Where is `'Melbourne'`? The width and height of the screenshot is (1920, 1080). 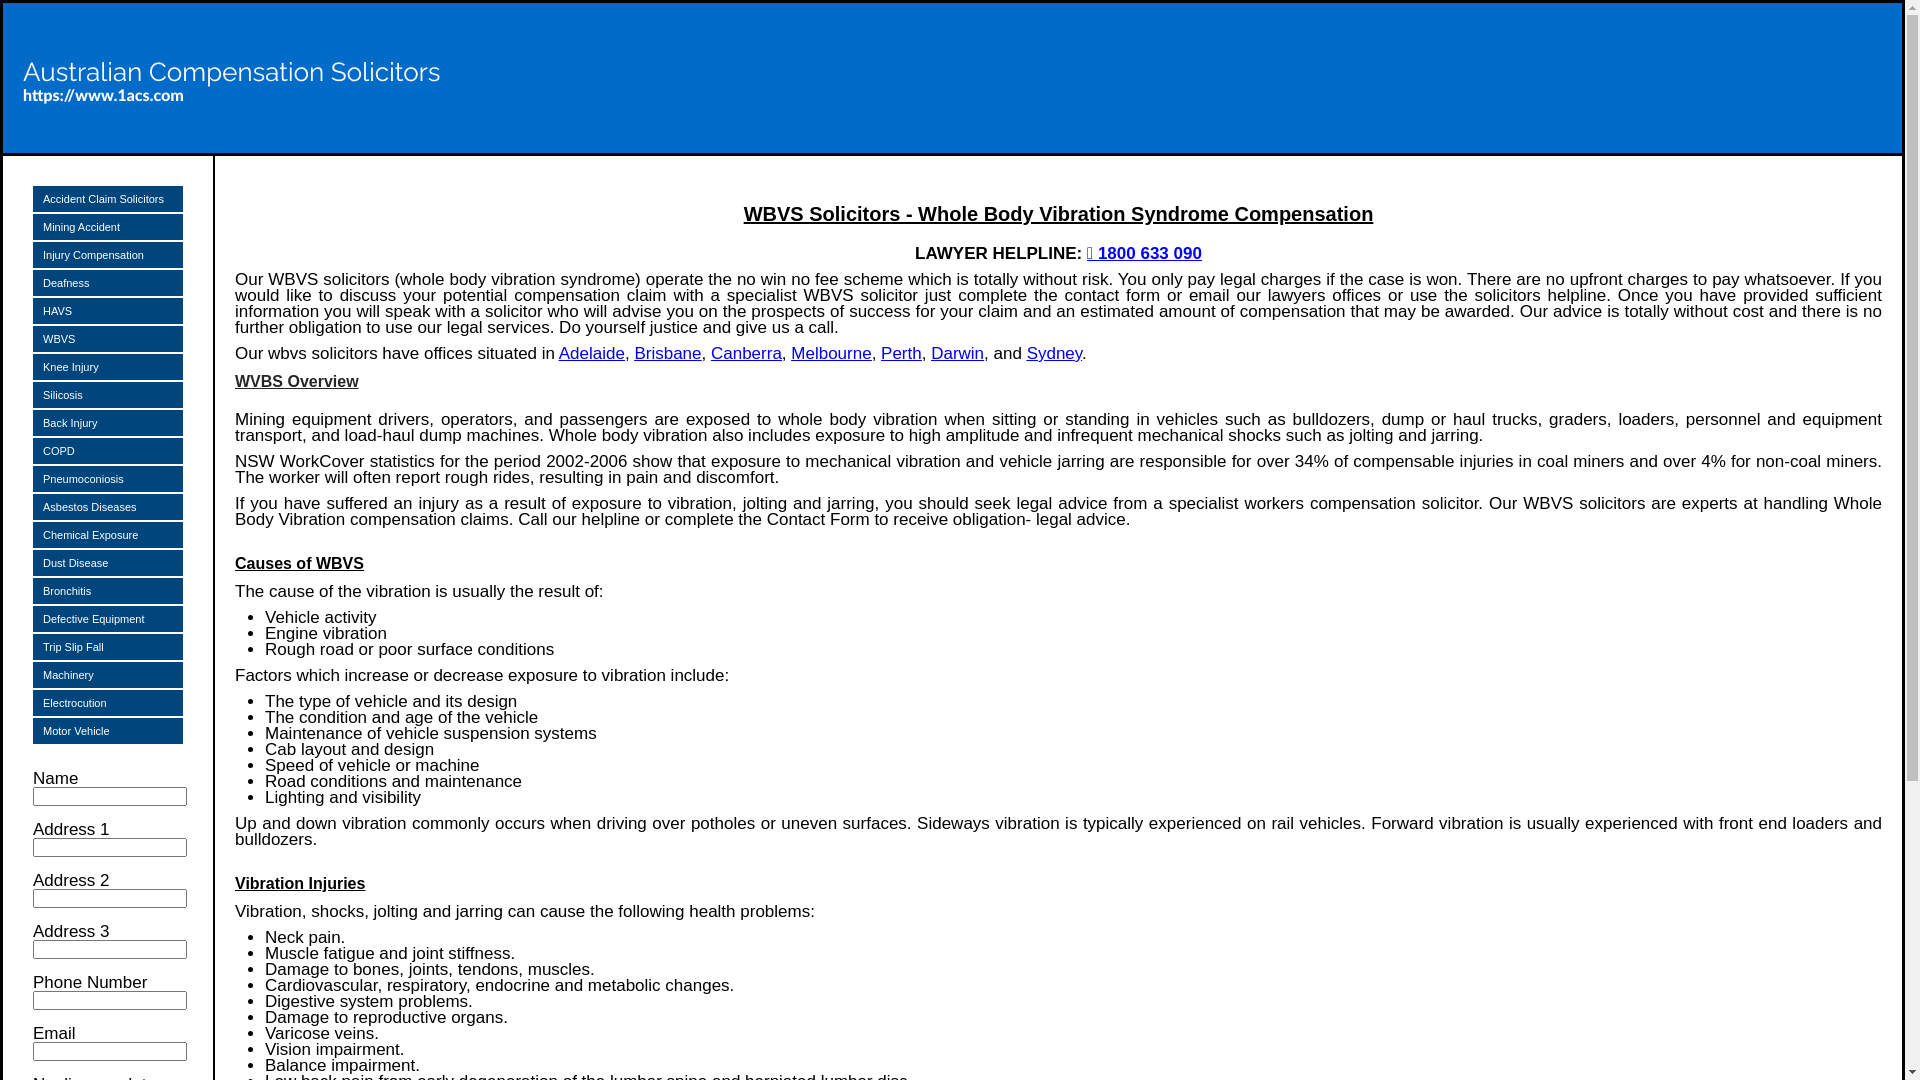
'Melbourne' is located at coordinates (830, 352).